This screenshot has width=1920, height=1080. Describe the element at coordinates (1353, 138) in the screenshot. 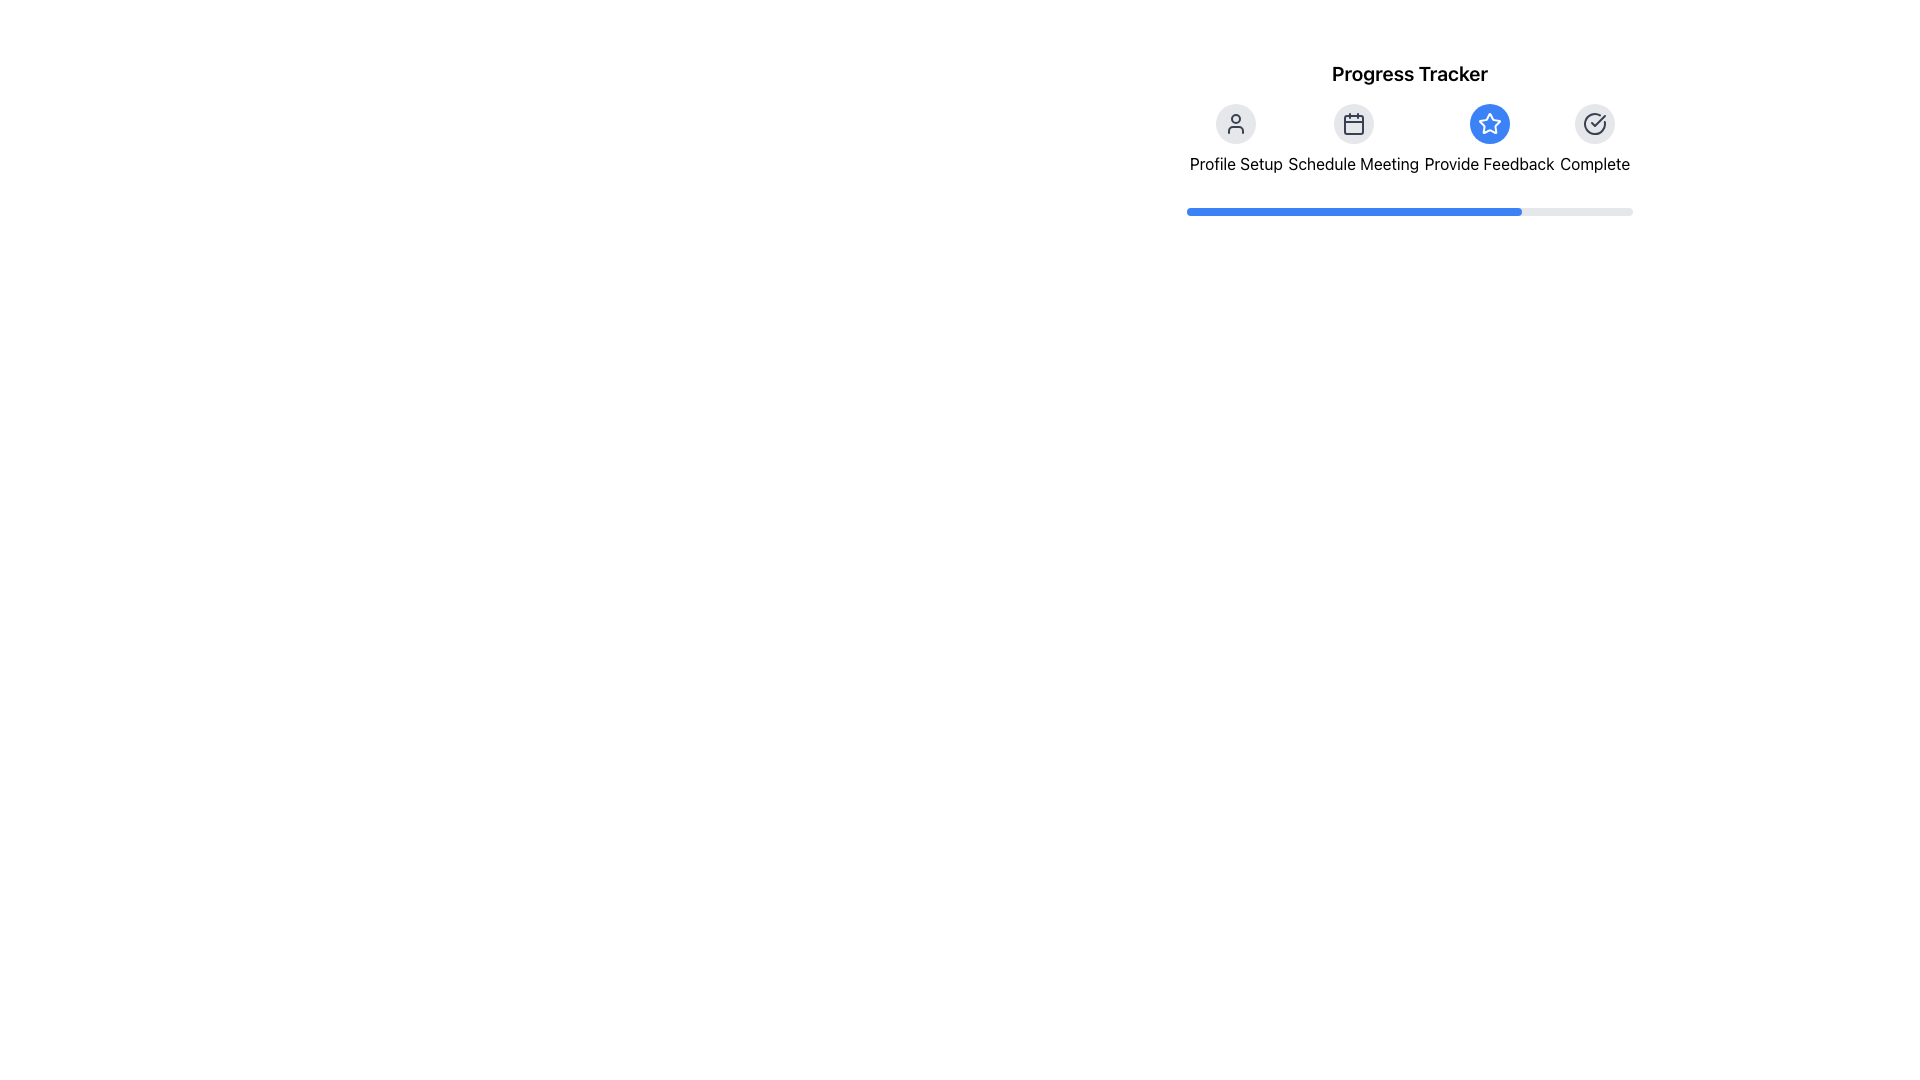

I see `the 'Schedule Meeting' step in the progress tracker, which is the second element from the left, positioned between 'Profile Setup' and 'Provide Feedback'` at that location.